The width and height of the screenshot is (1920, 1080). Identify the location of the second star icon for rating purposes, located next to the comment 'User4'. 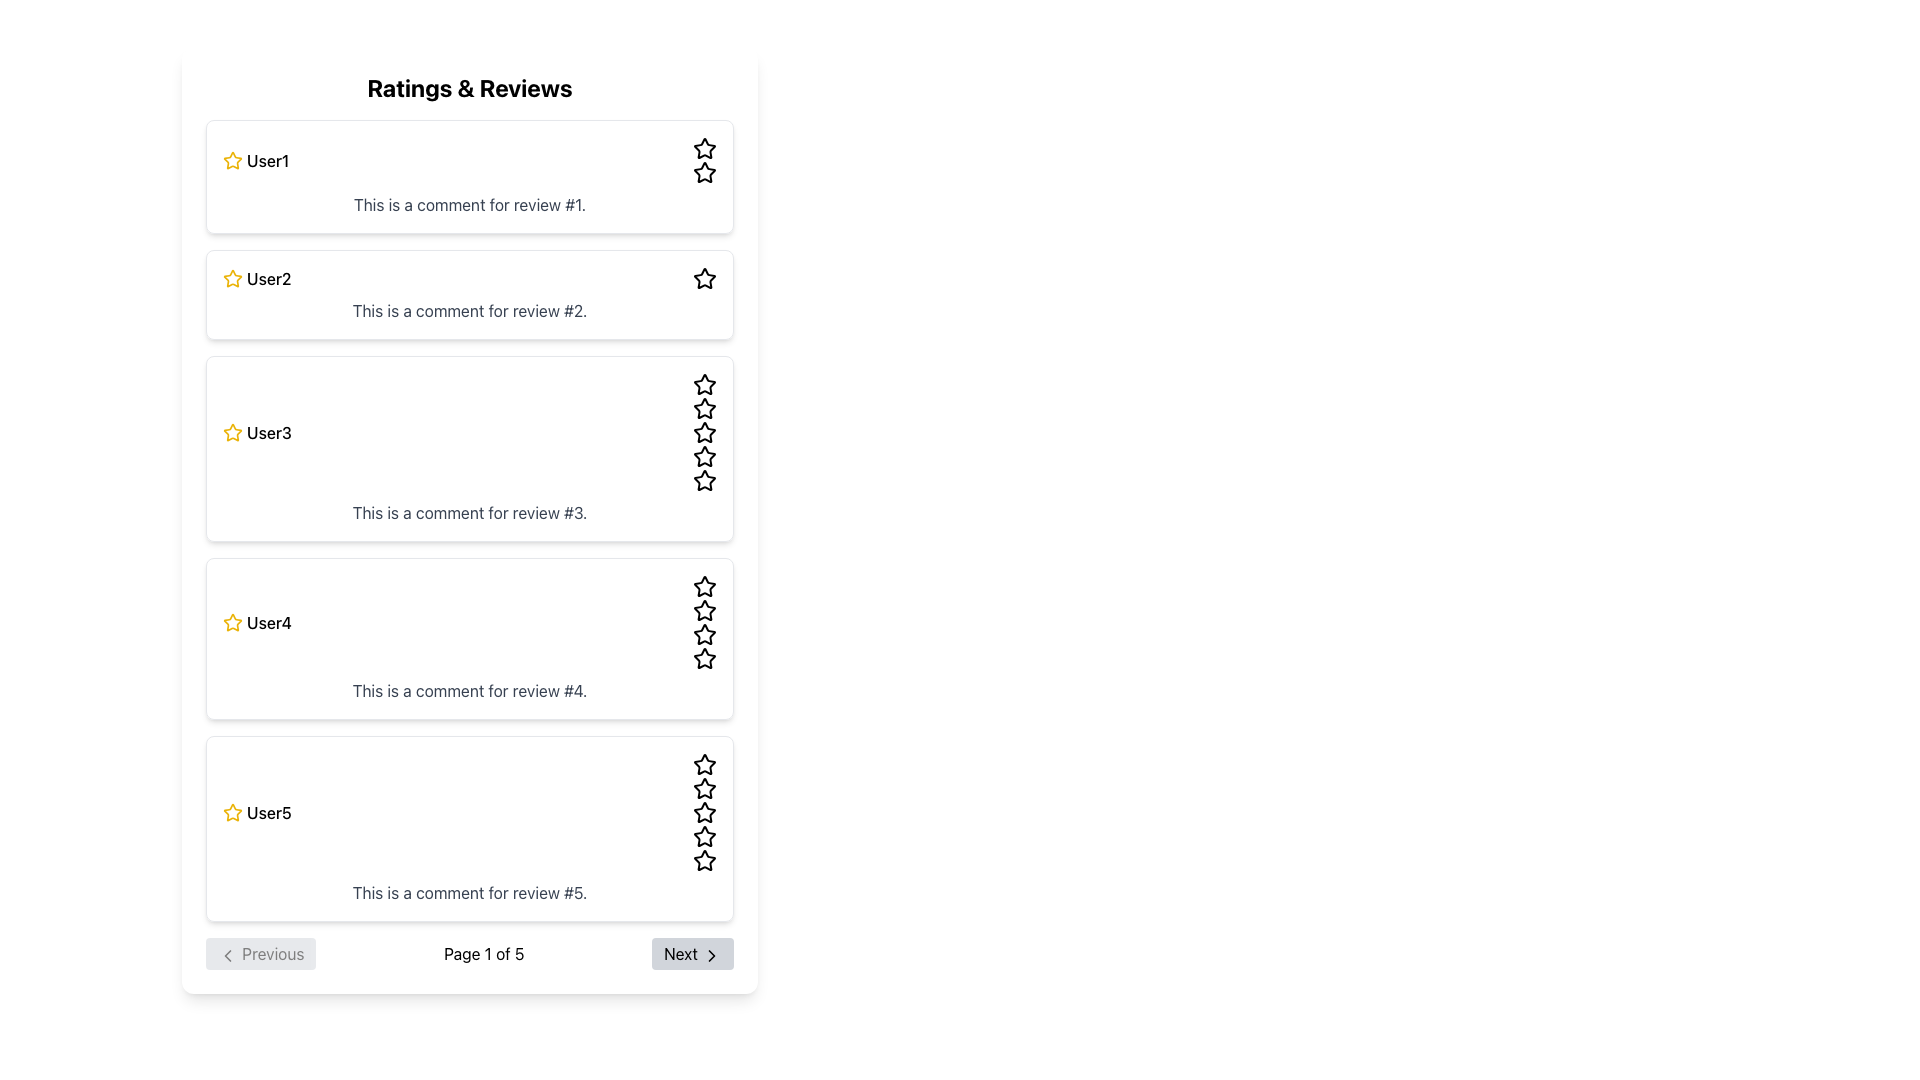
(705, 585).